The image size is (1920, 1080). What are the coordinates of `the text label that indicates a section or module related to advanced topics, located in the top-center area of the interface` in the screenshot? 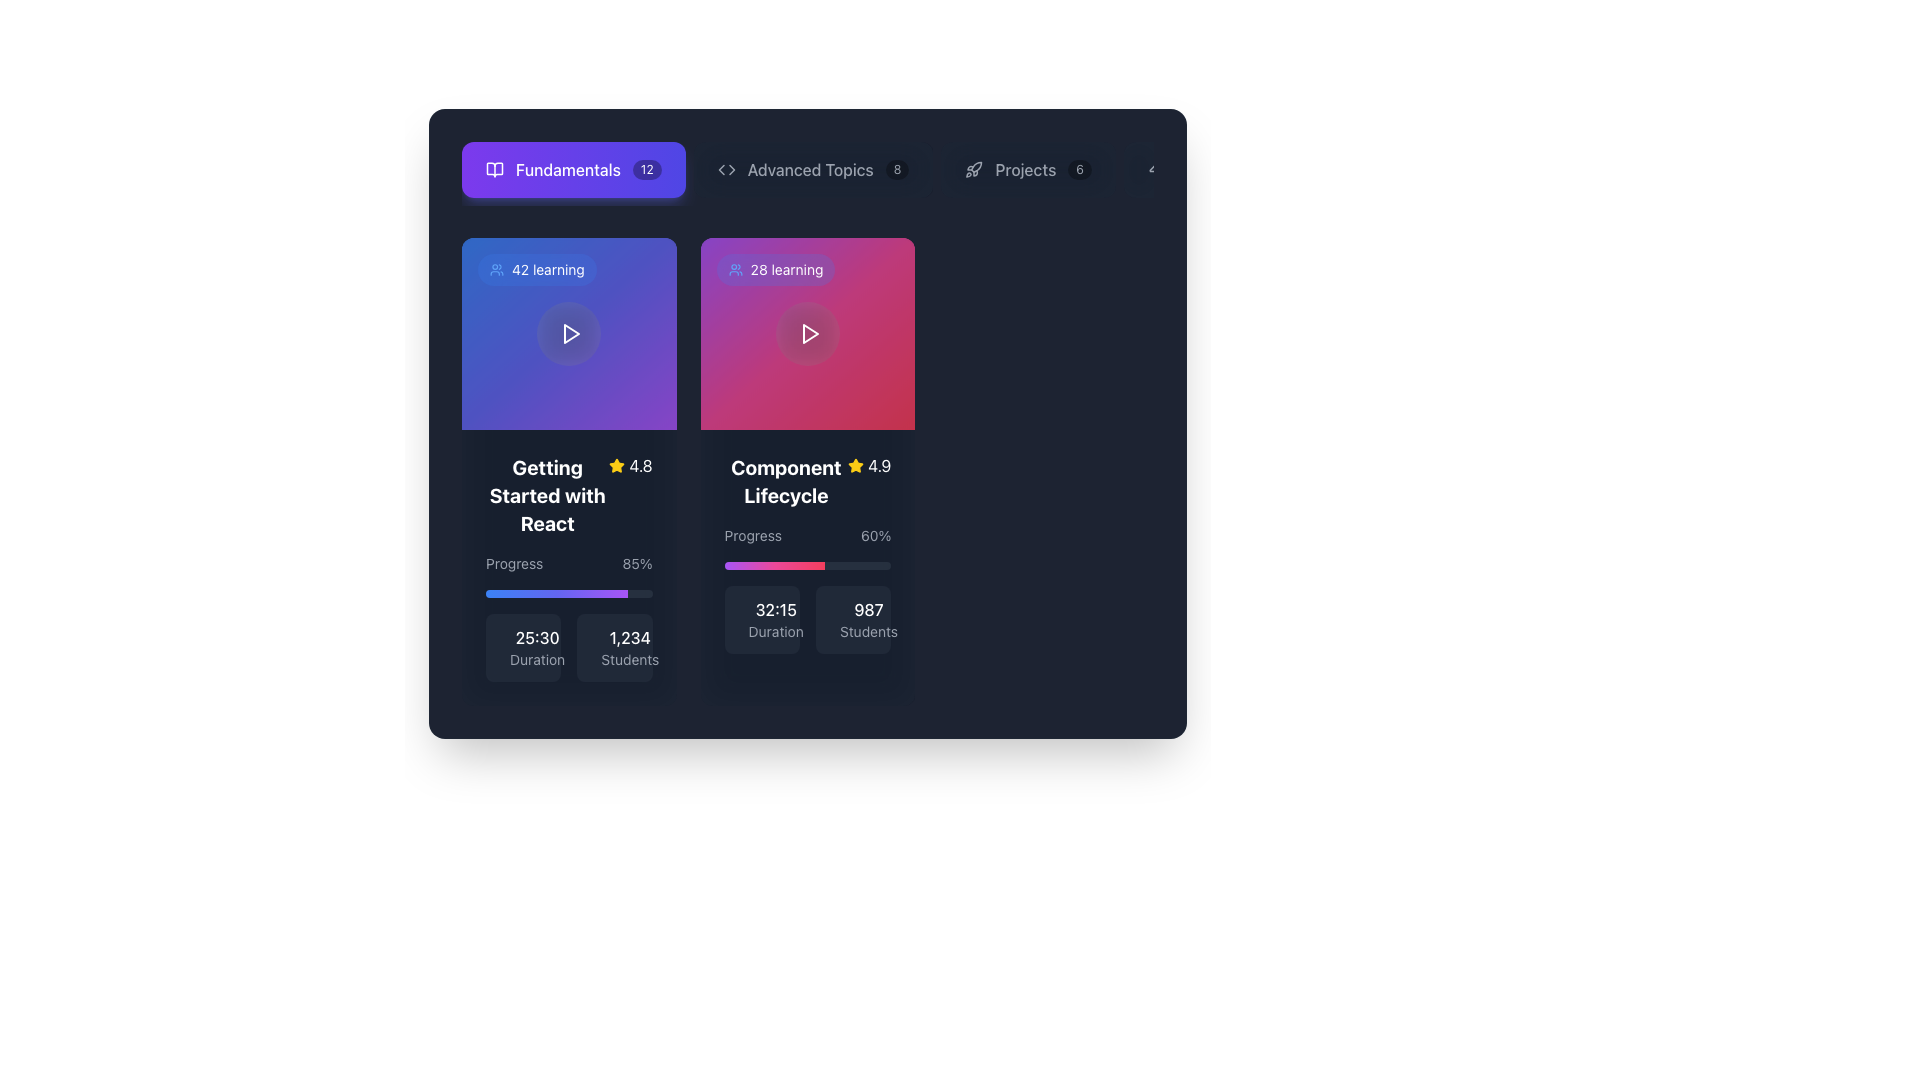 It's located at (810, 168).